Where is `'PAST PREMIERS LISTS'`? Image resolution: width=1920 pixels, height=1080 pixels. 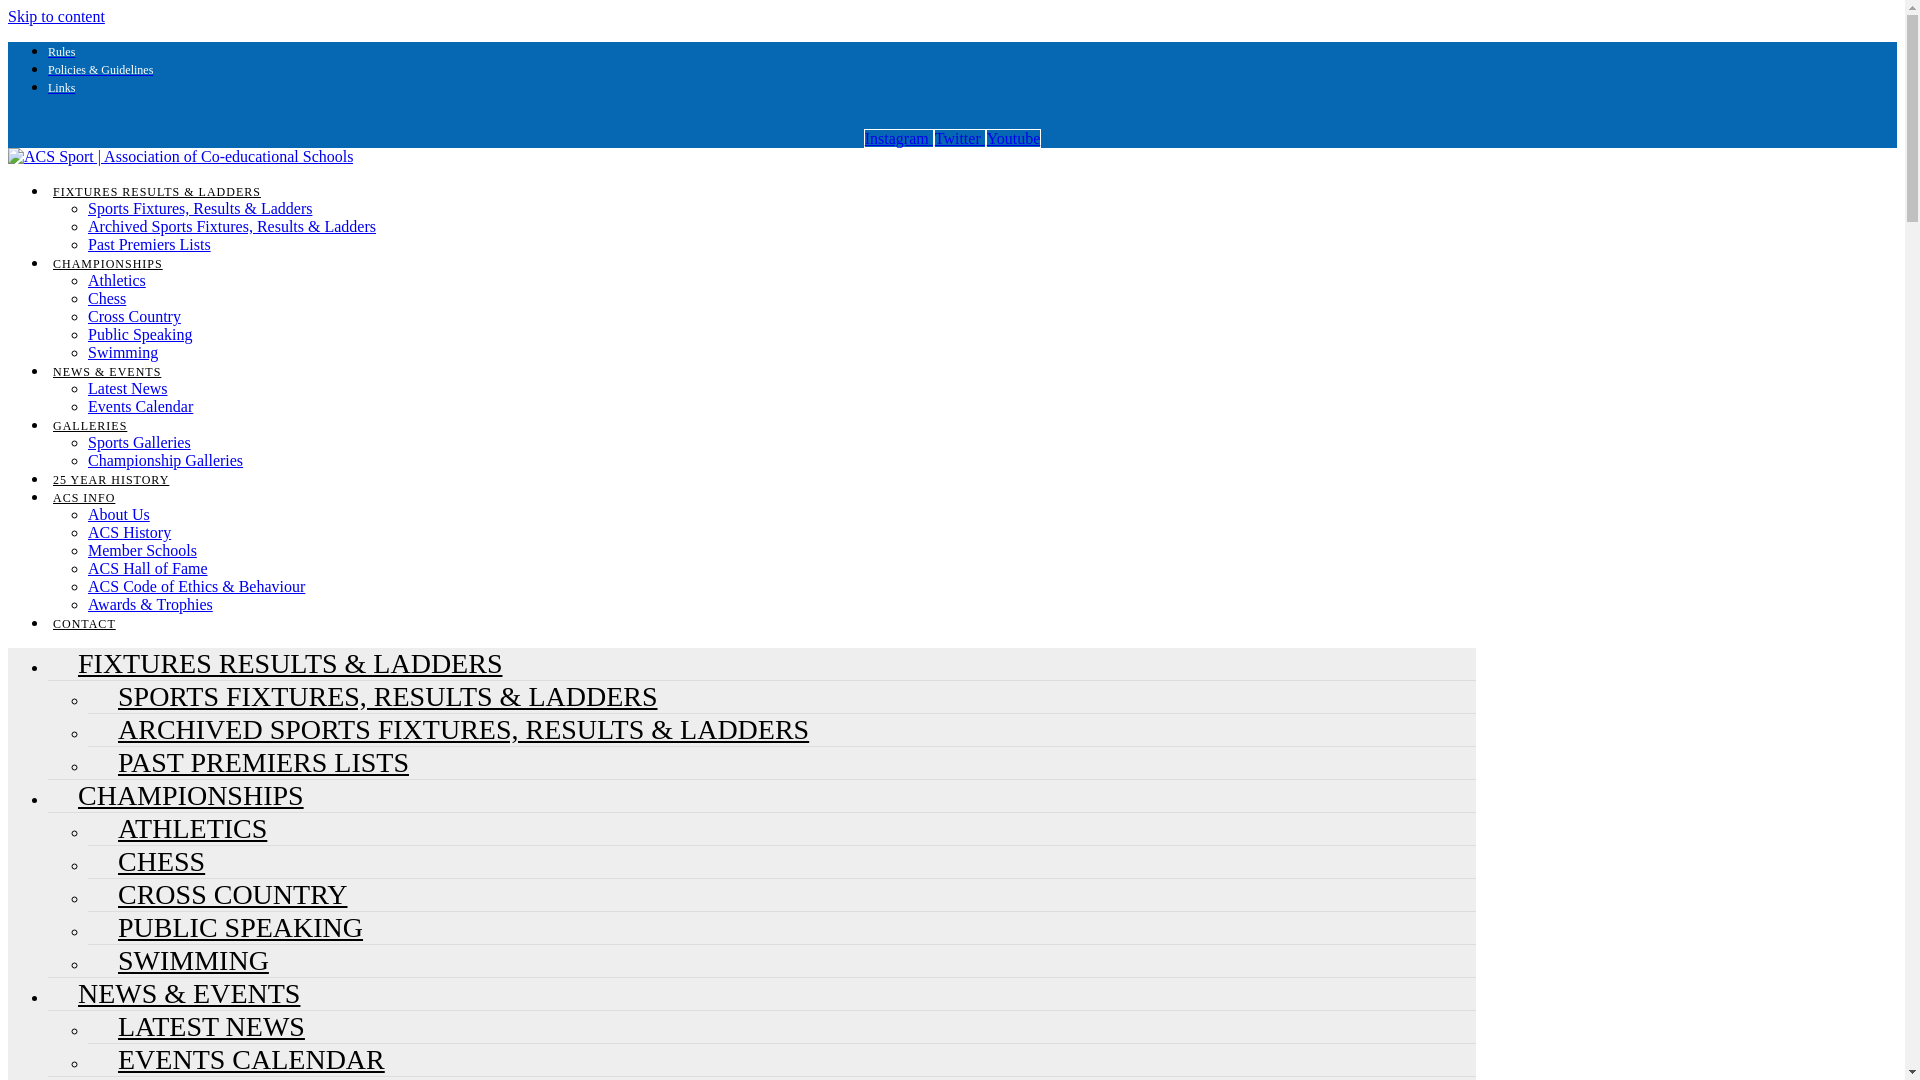 'PAST PREMIERS LISTS' is located at coordinates (247, 762).